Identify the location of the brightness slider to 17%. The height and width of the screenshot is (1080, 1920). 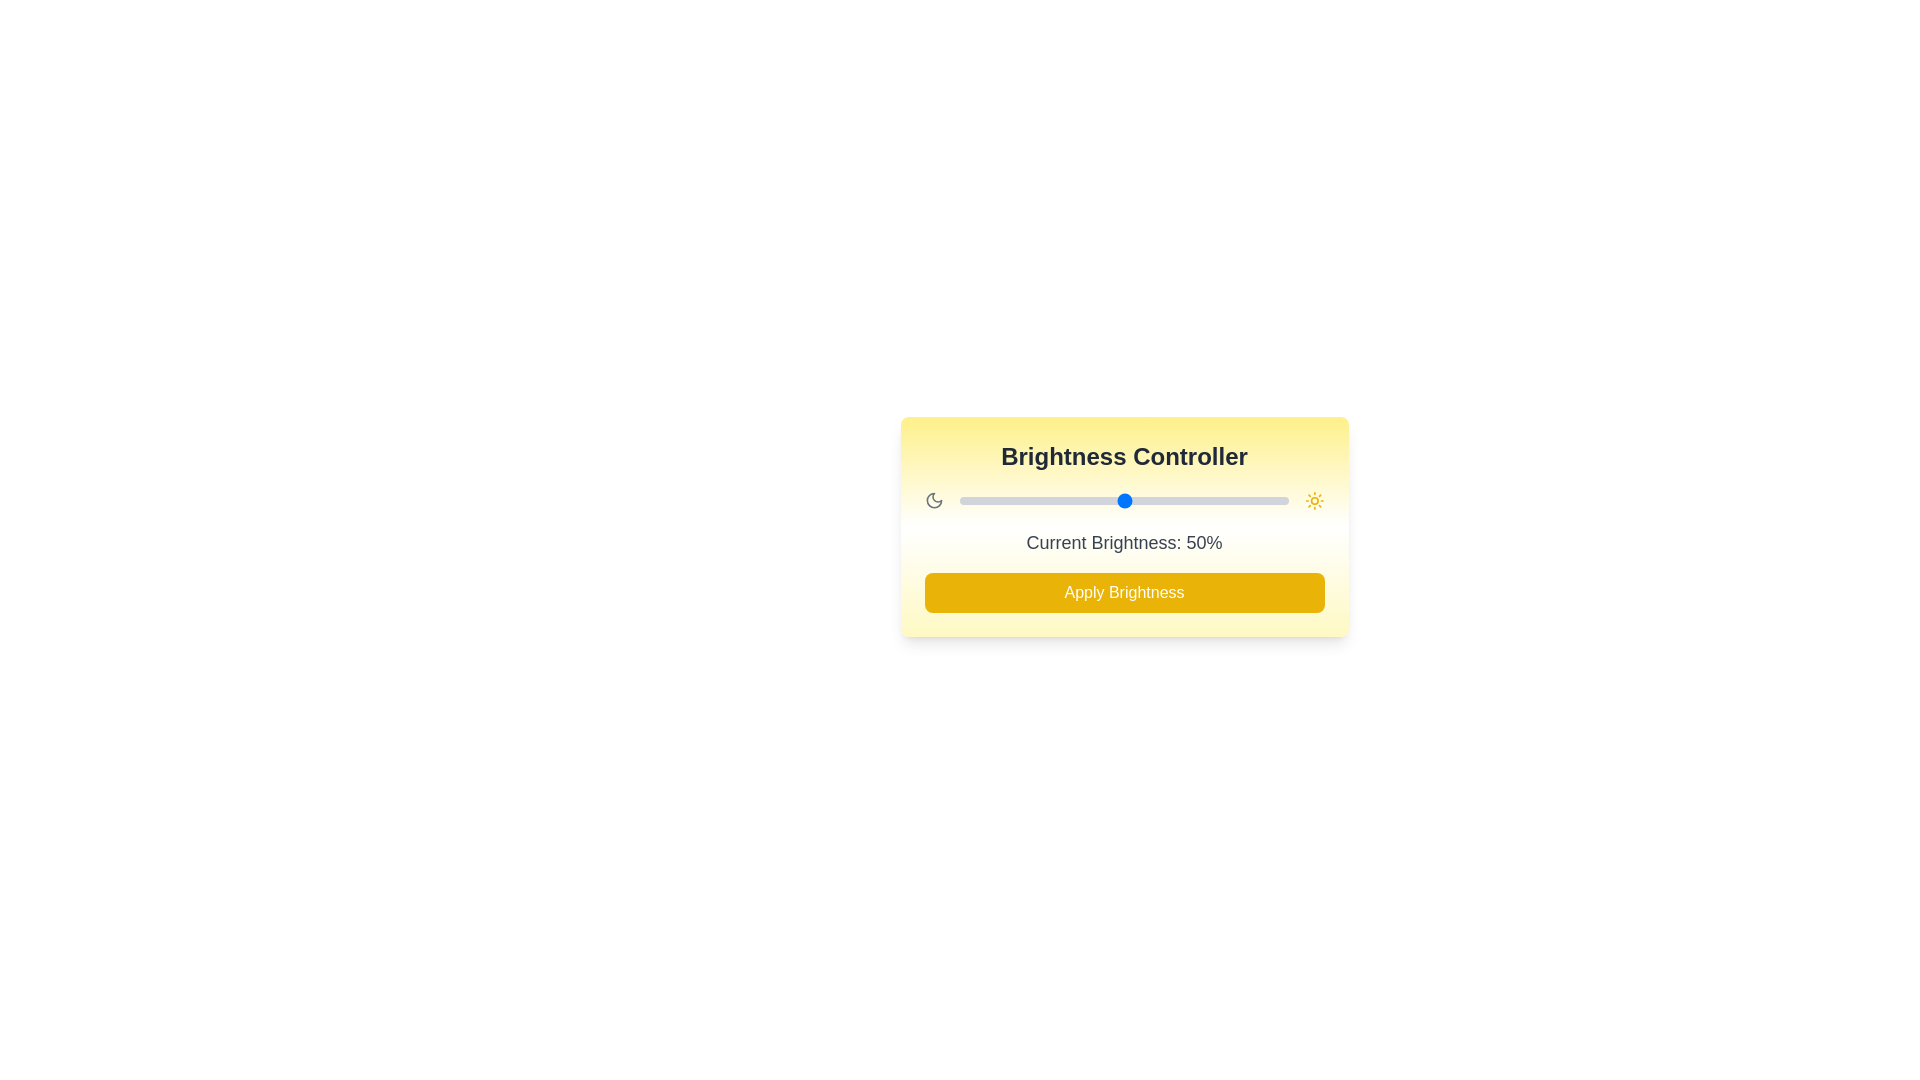
(1015, 500).